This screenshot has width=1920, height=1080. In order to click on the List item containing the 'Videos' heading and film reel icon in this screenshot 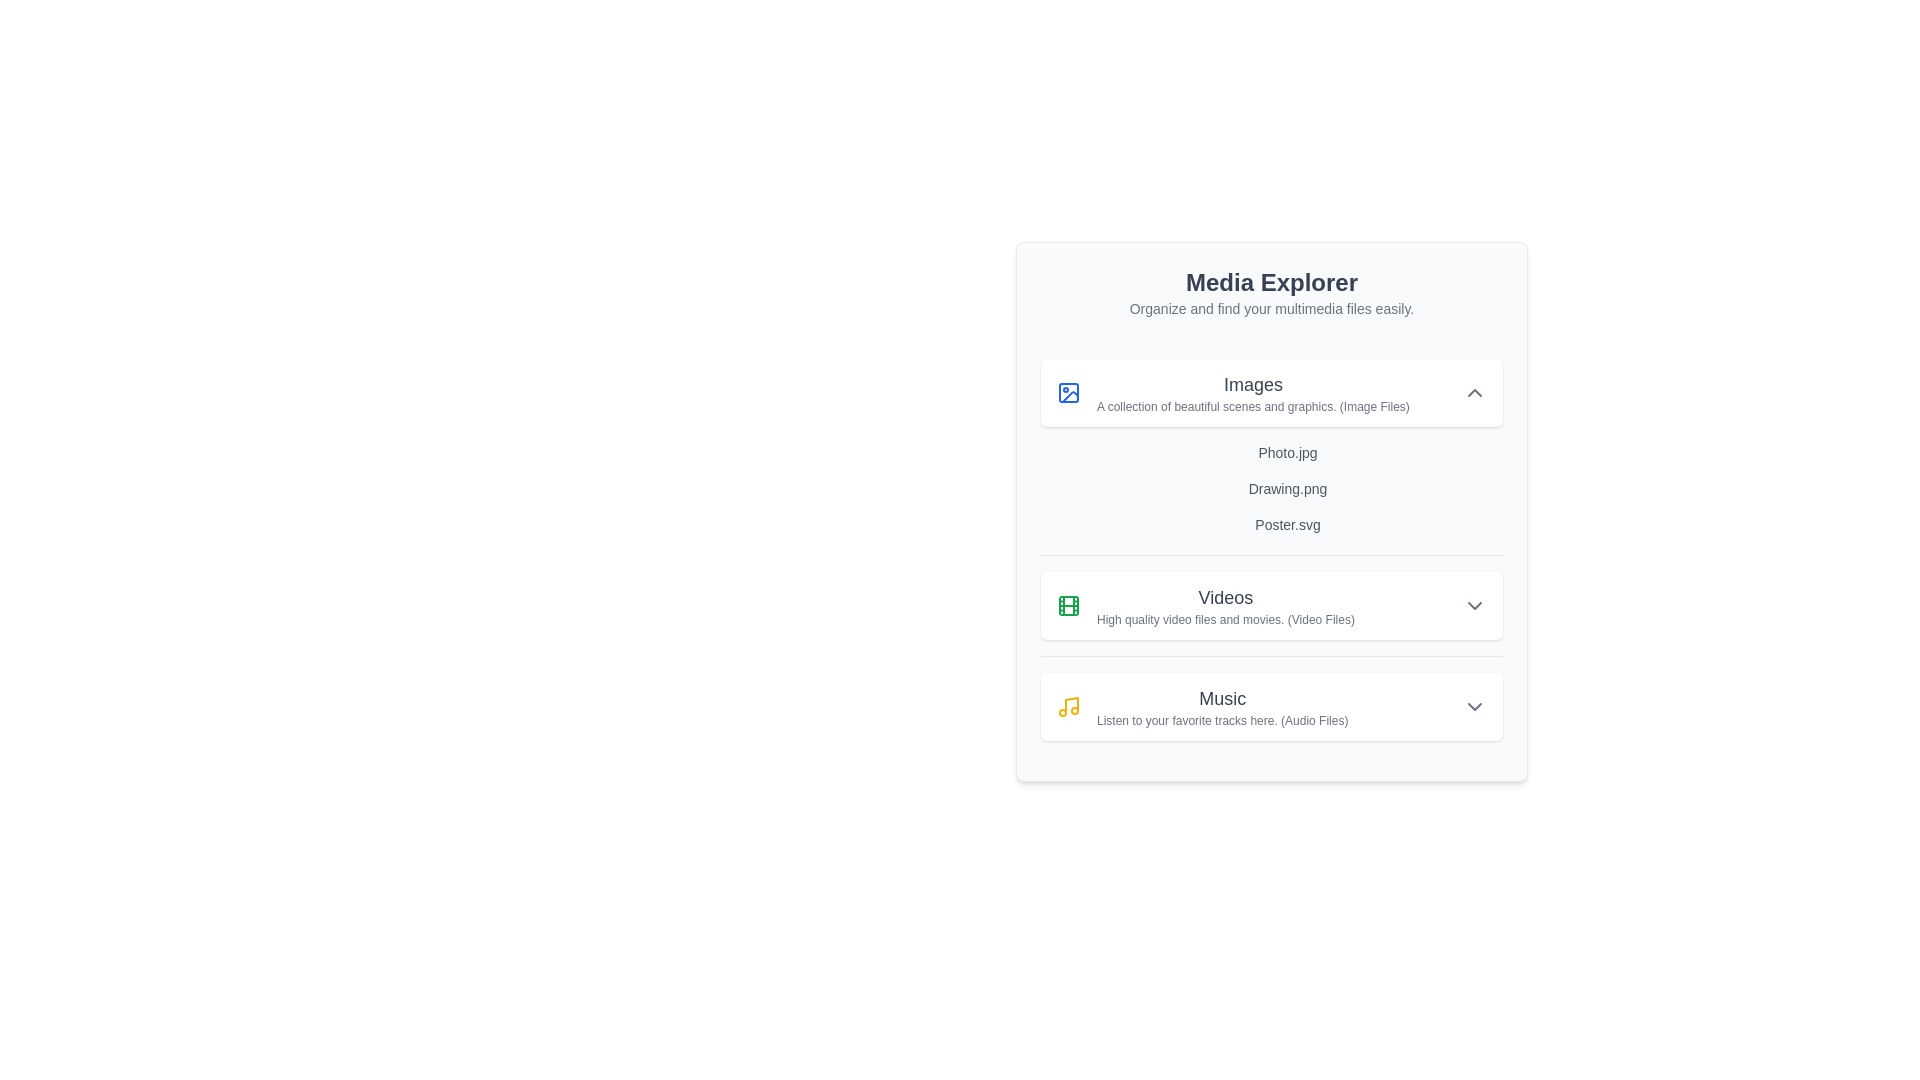, I will do `click(1204, 604)`.